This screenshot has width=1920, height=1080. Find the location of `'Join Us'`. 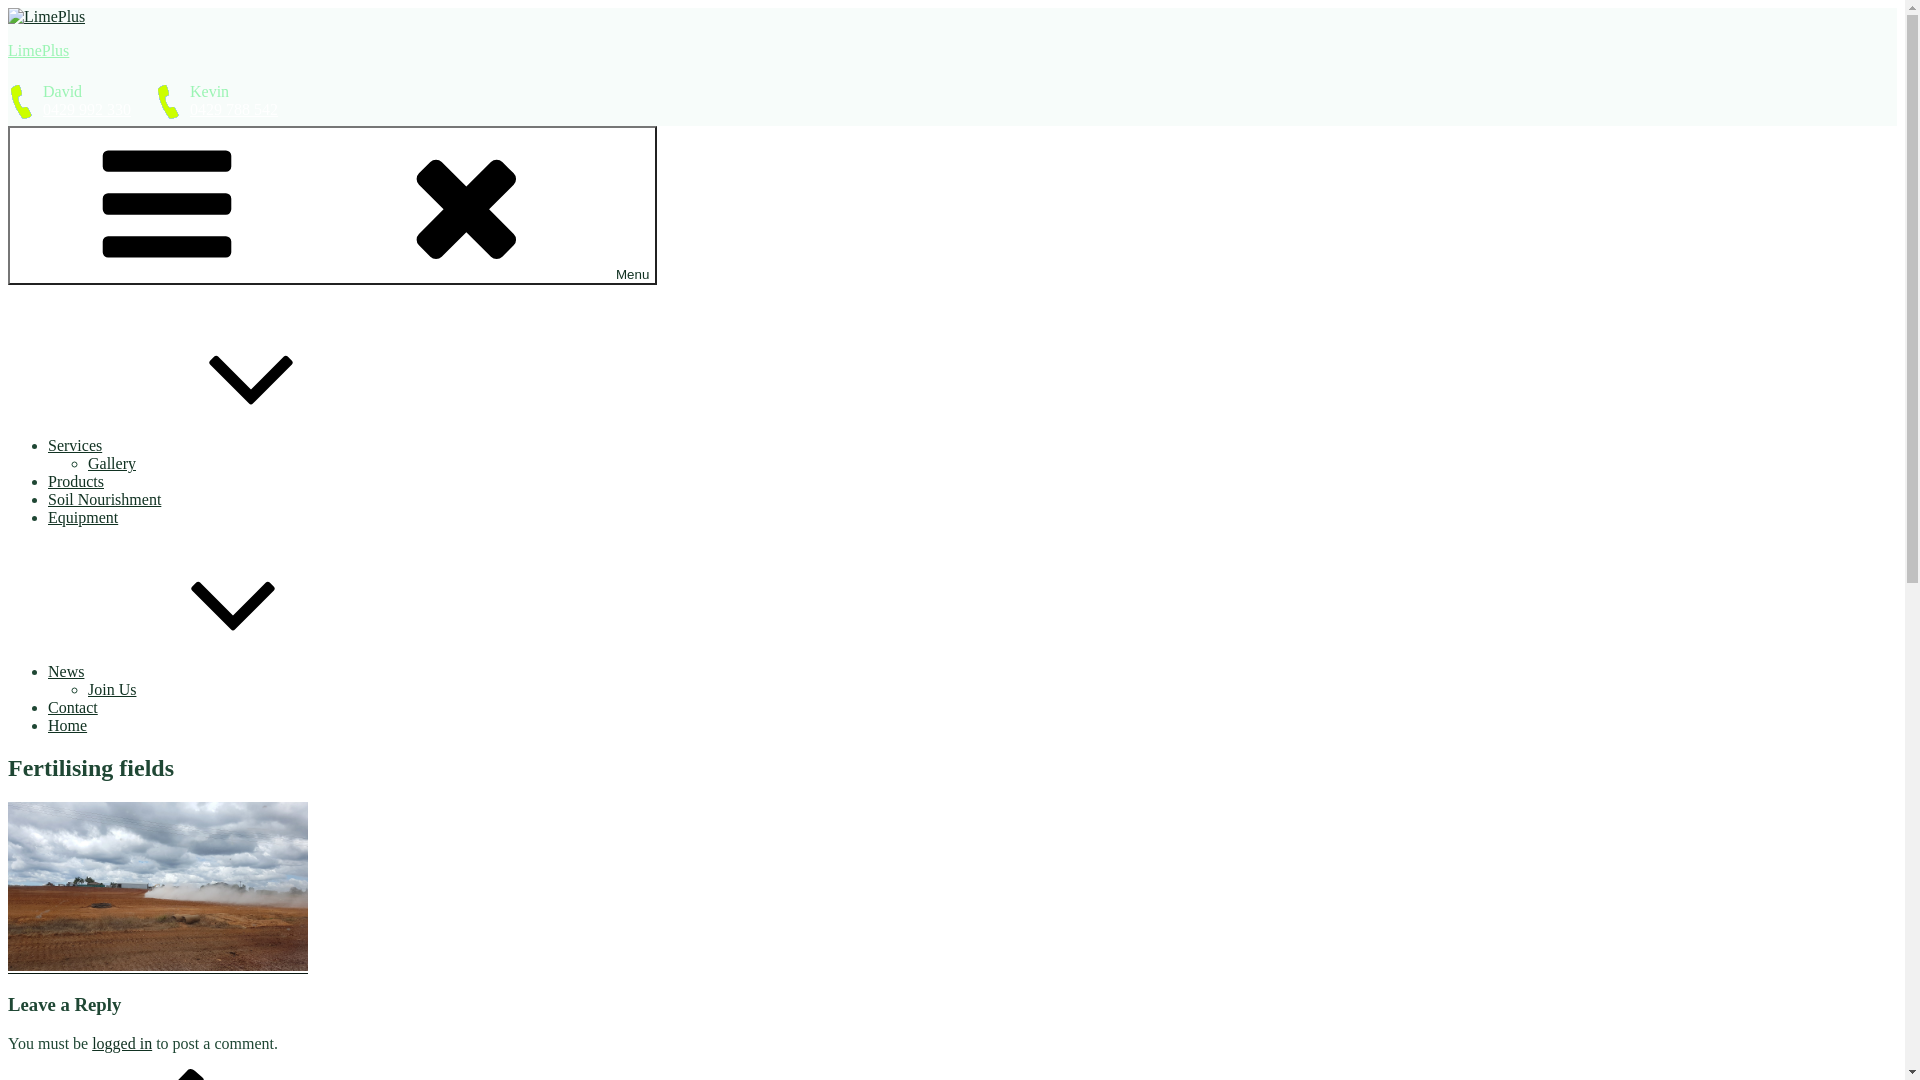

'Join Us' is located at coordinates (110, 688).